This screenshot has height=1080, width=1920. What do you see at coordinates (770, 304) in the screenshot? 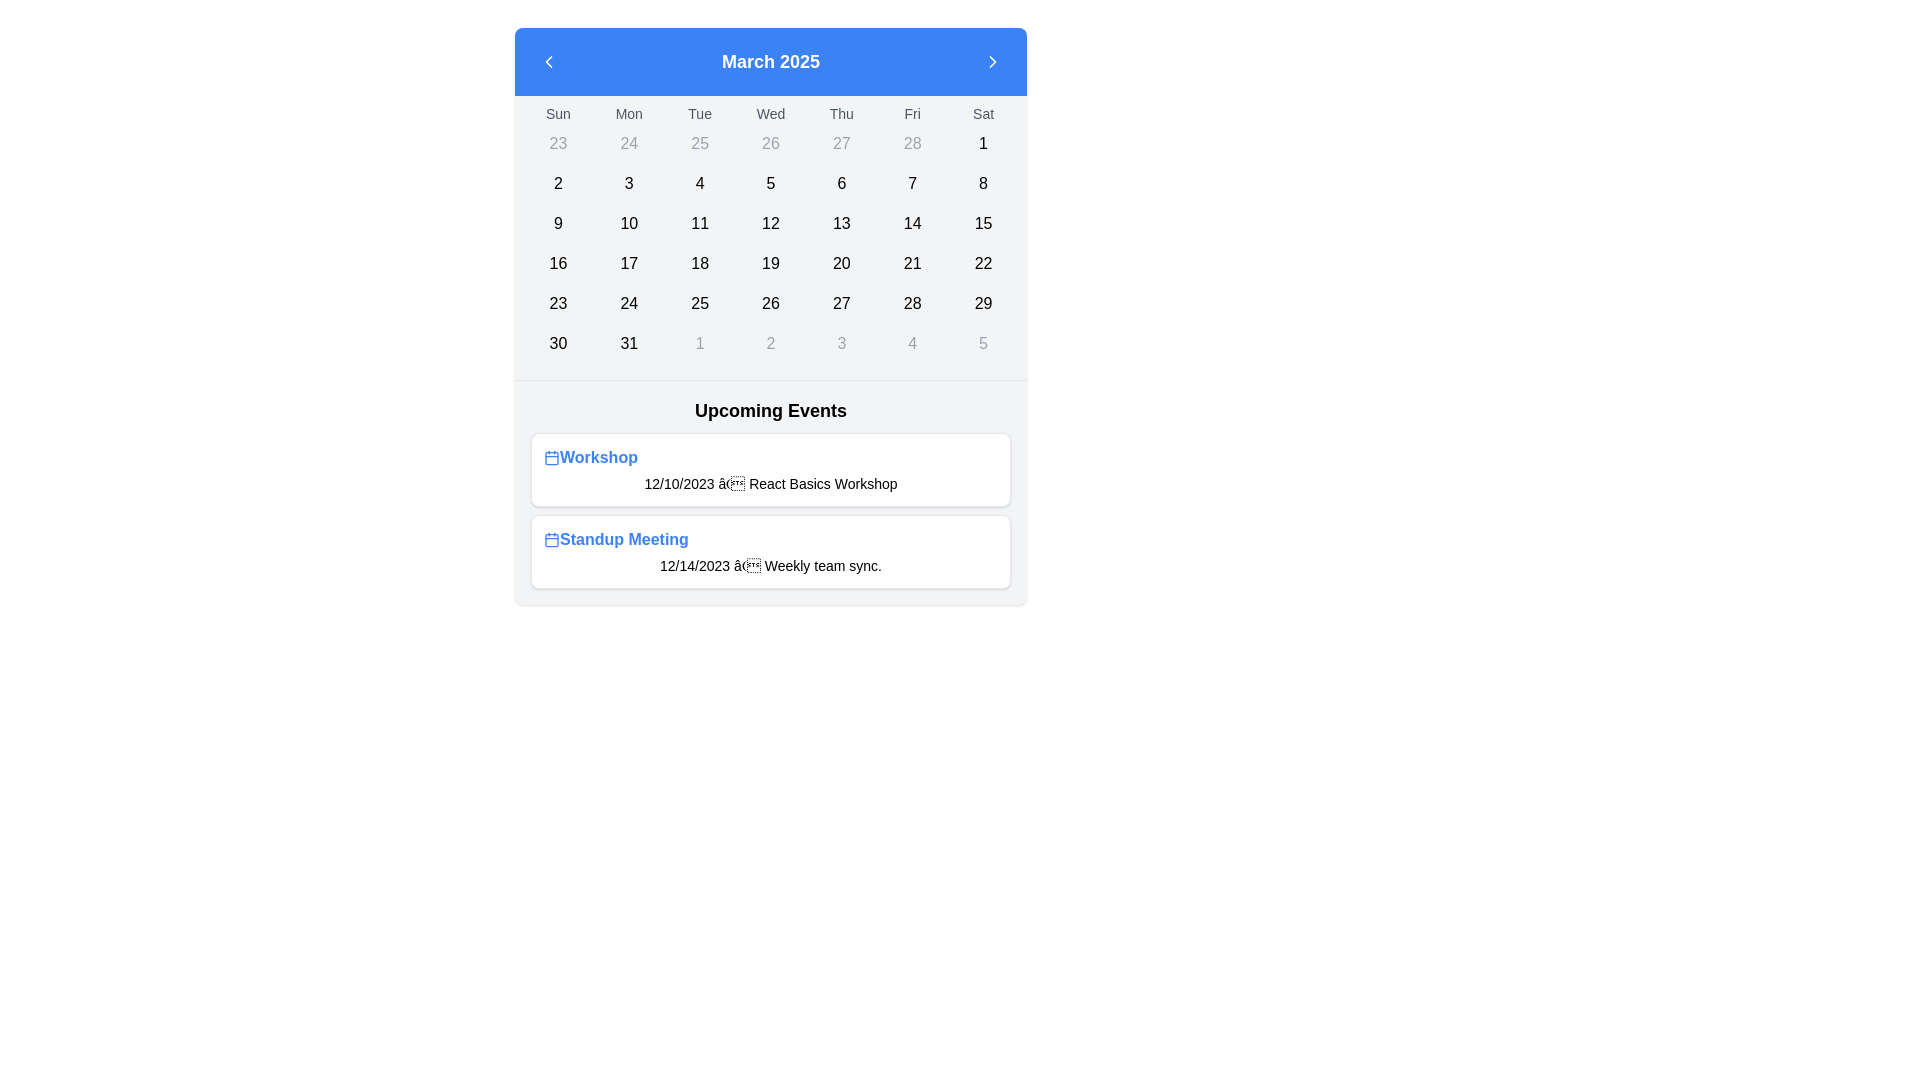
I see `the selectable button for the date '26' in the sixth column of the fourth row on the calendar` at bounding box center [770, 304].